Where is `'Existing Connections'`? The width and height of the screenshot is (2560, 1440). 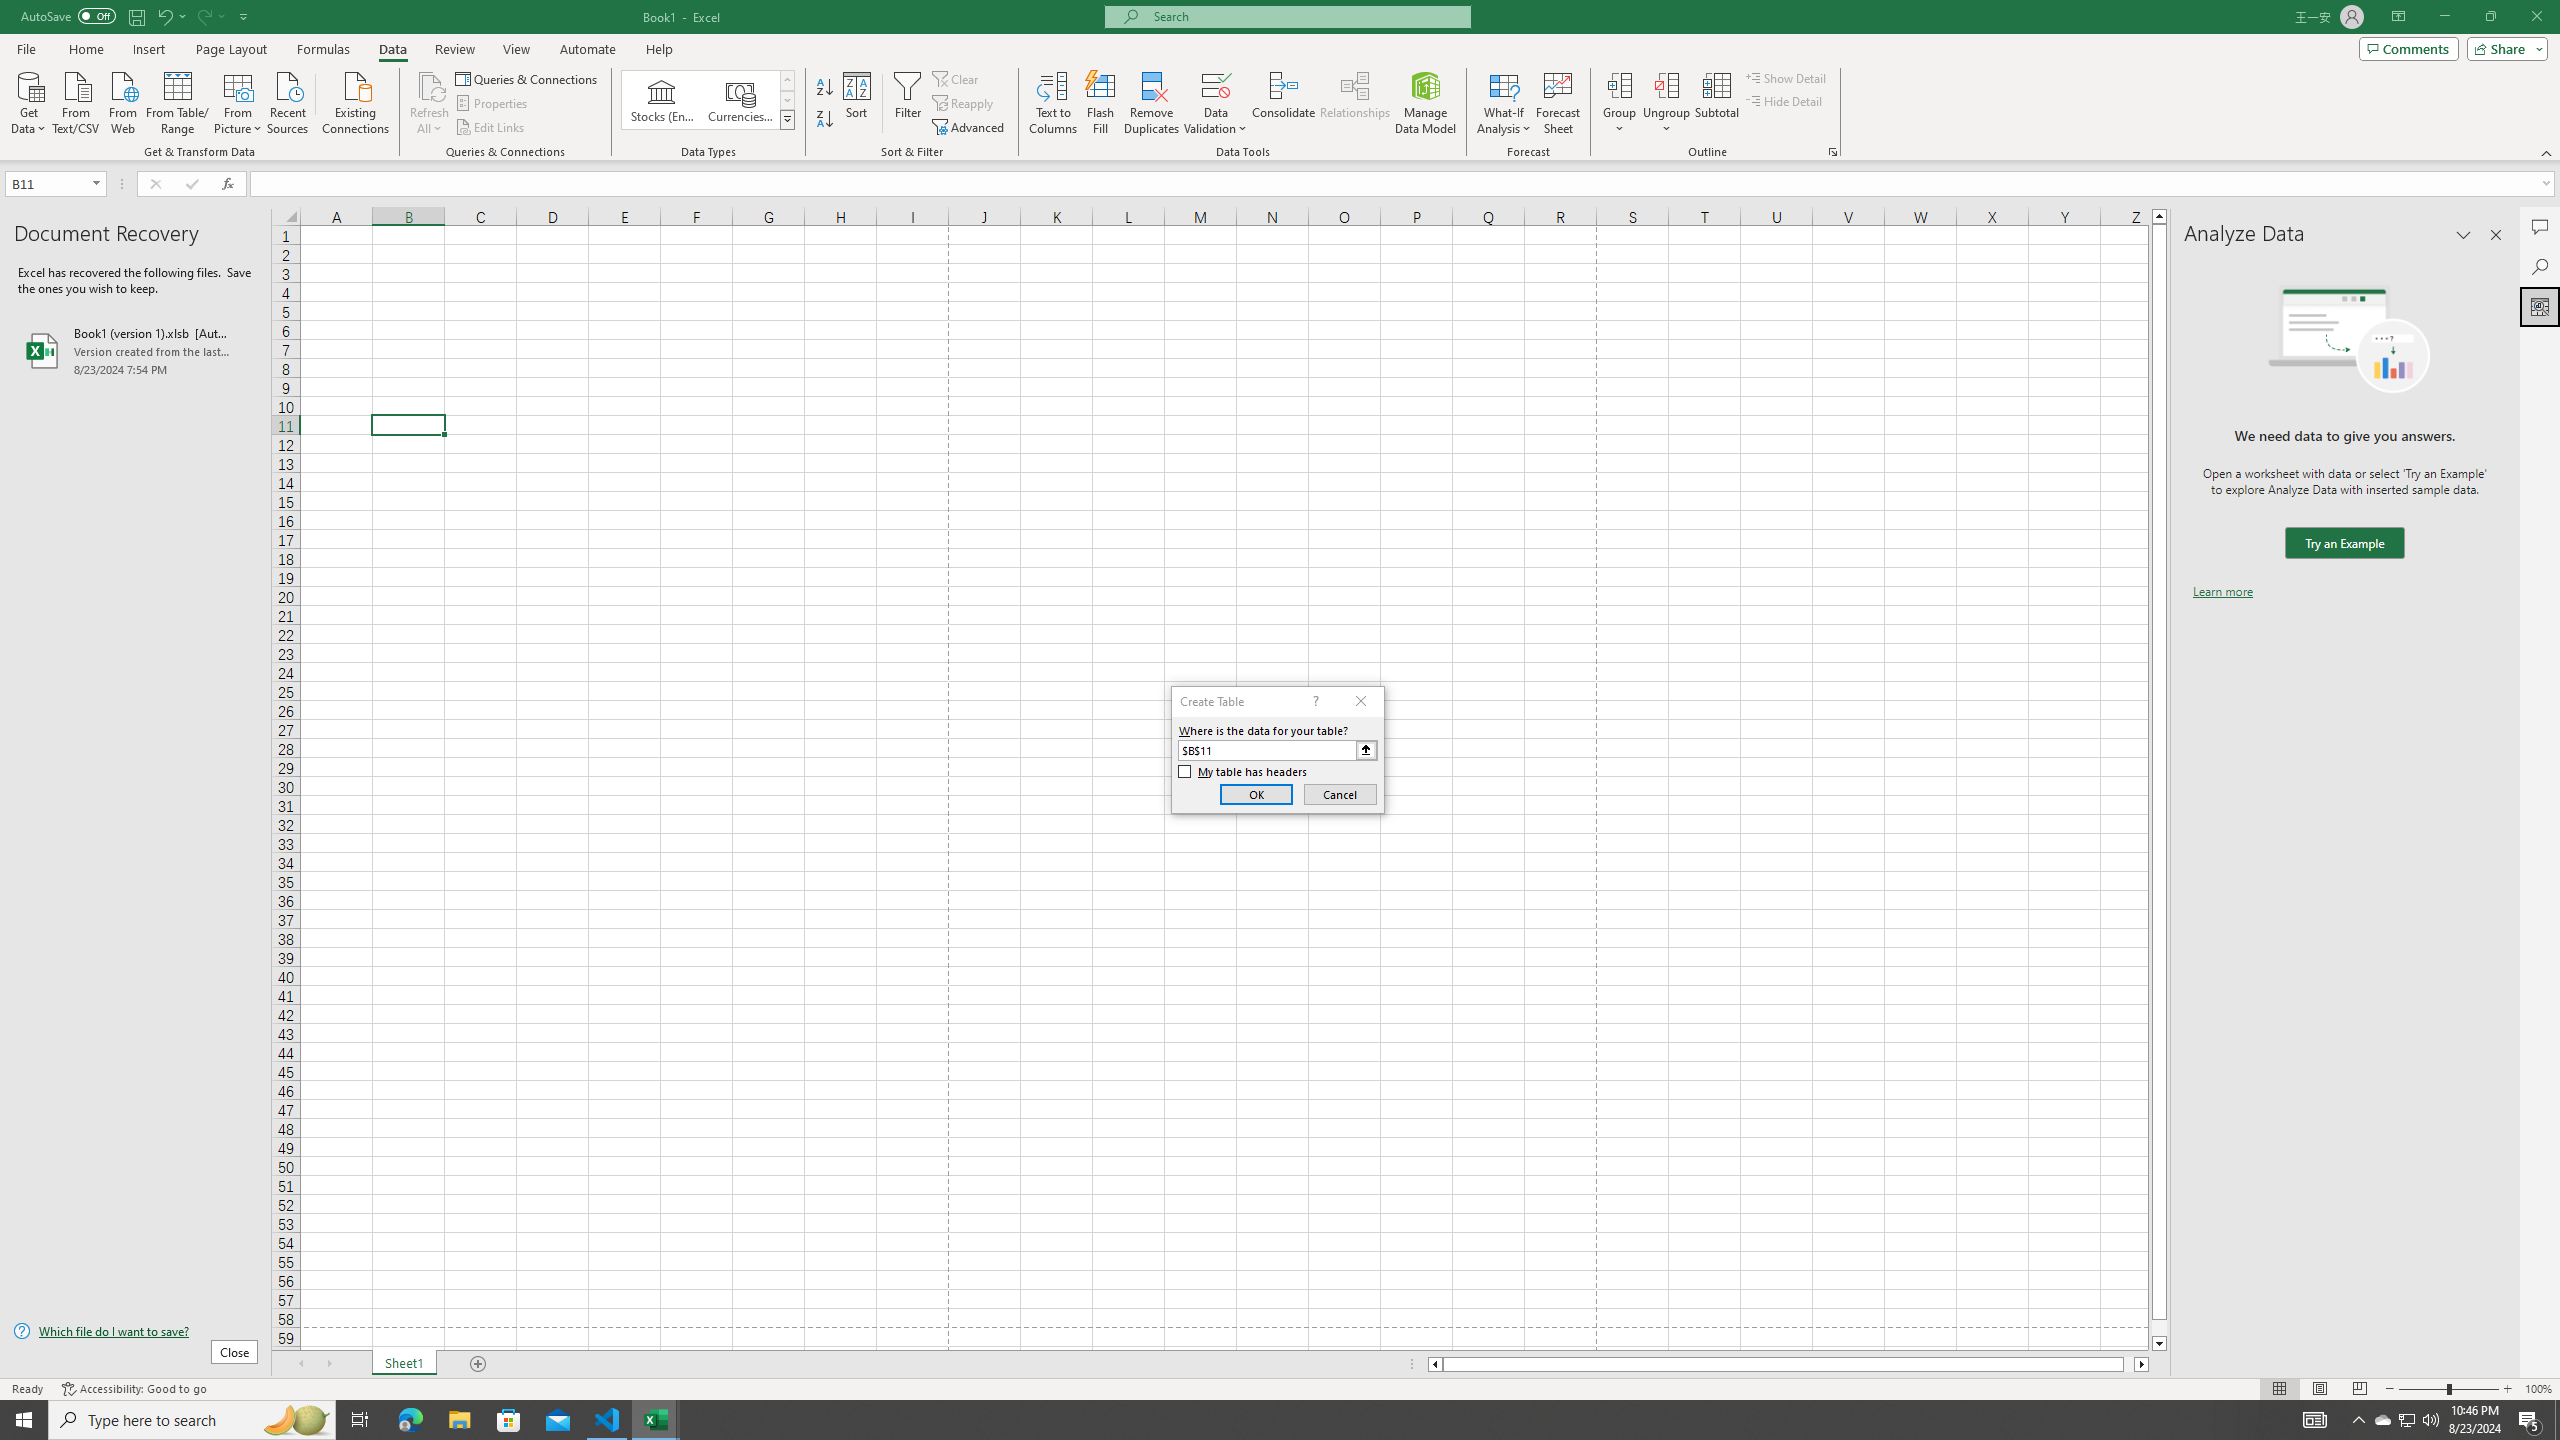
'Existing Connections' is located at coordinates (354, 100).